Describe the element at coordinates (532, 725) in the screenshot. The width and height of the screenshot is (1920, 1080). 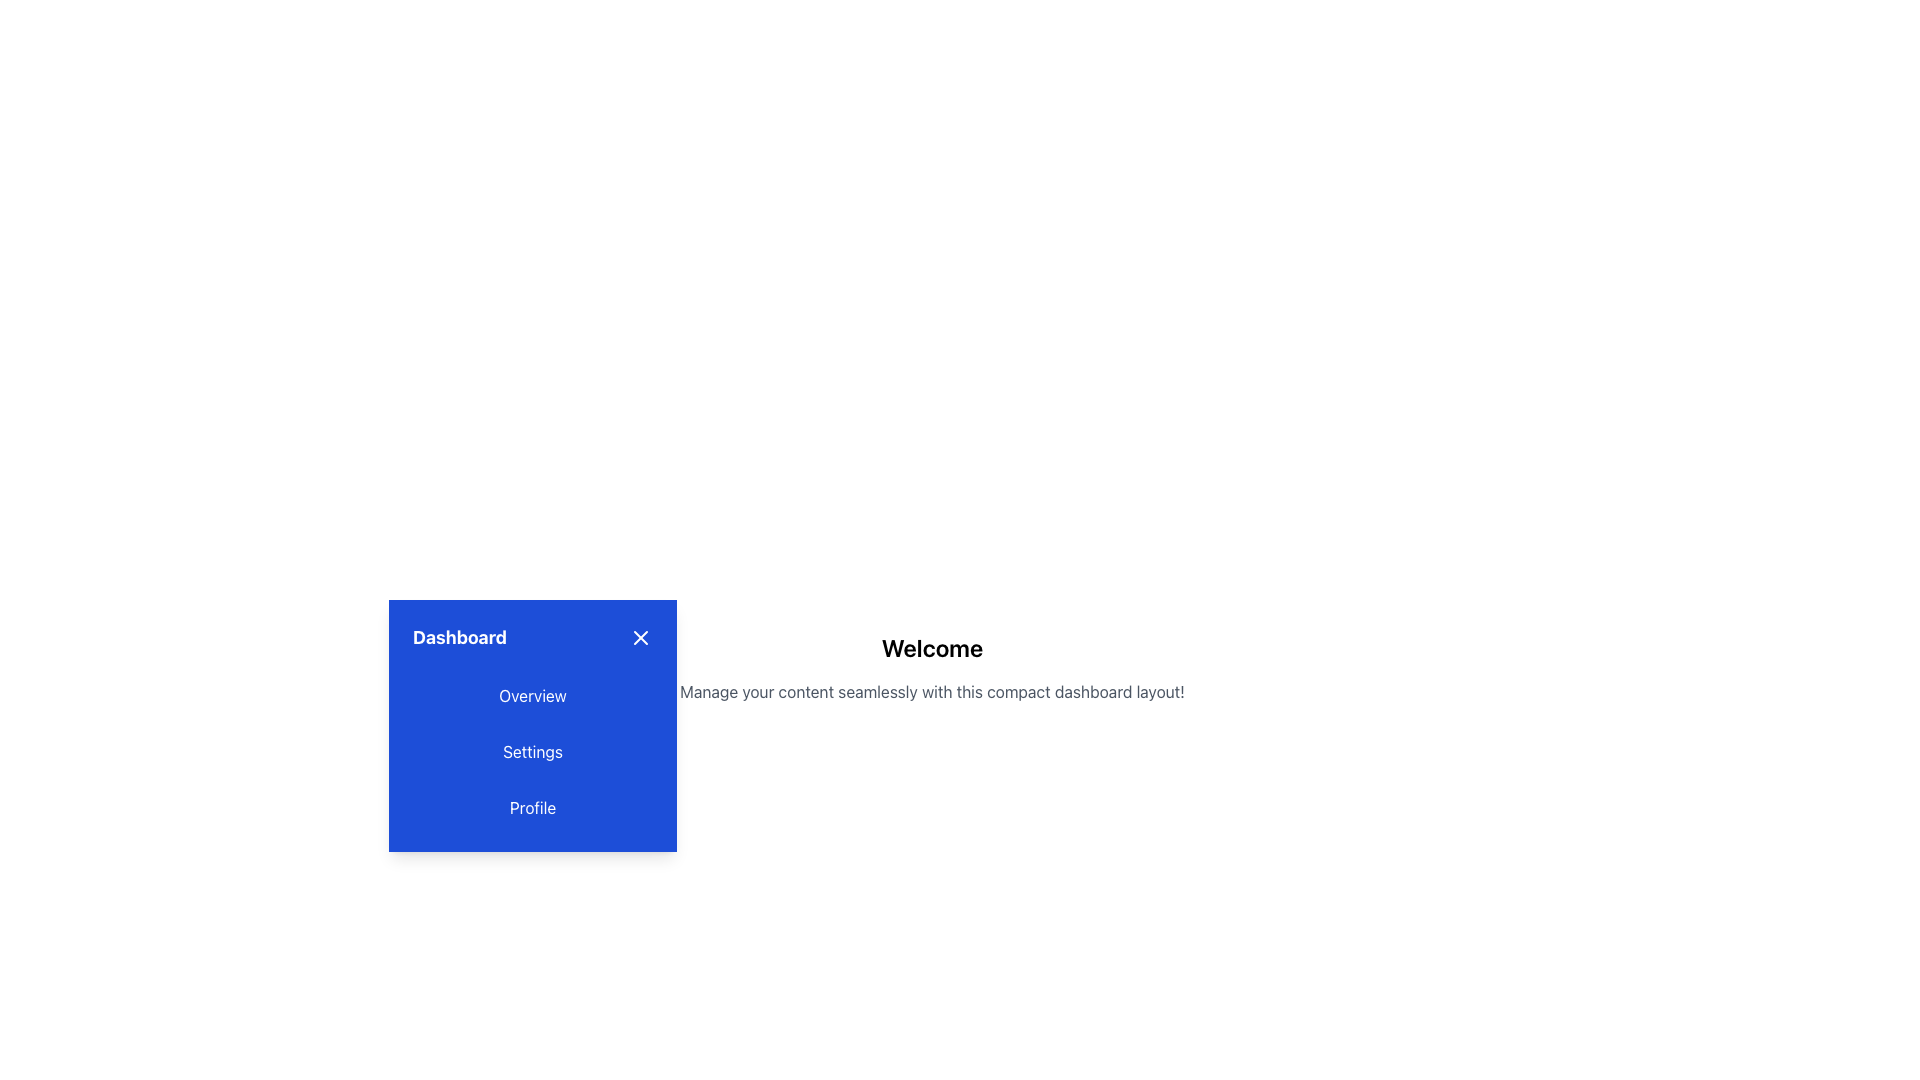
I see `the vertical Navigation menu component` at that location.